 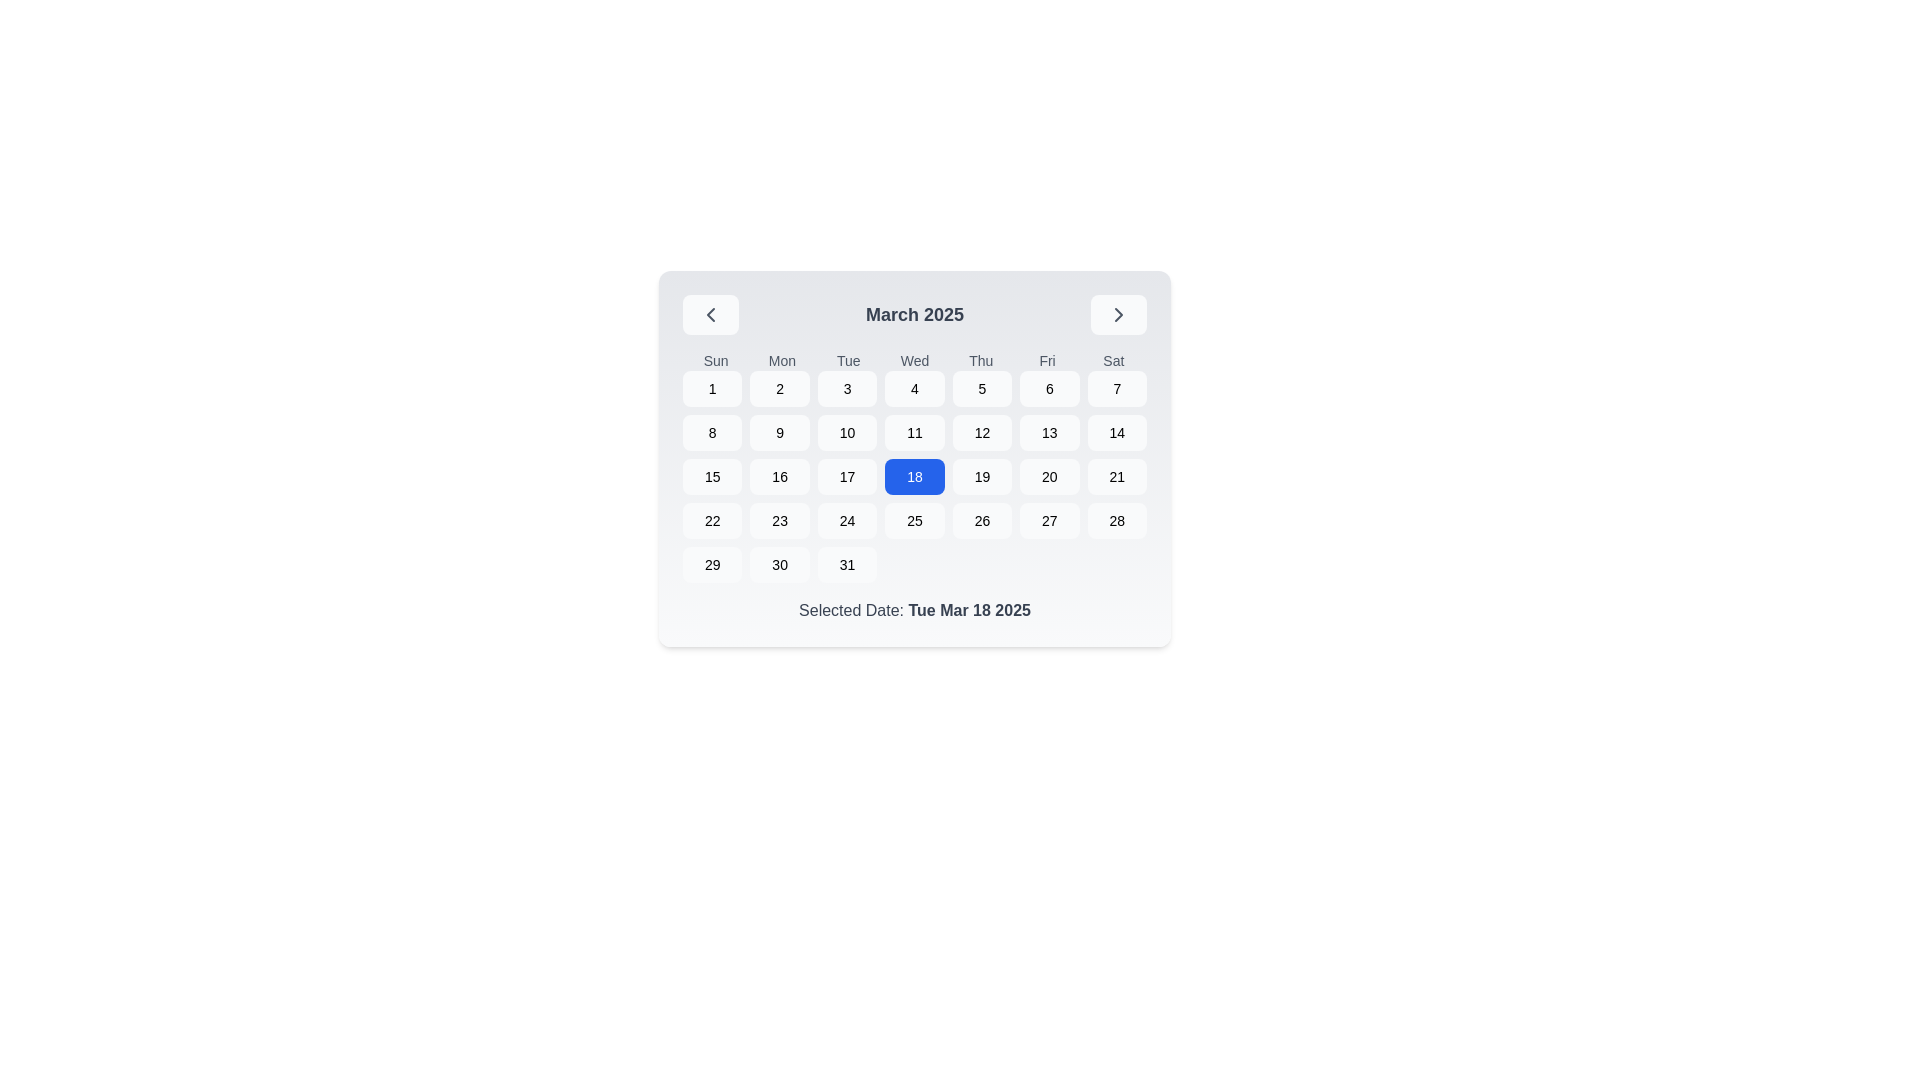 I want to click on the calendar cell displaying the number '24', so click(x=847, y=519).